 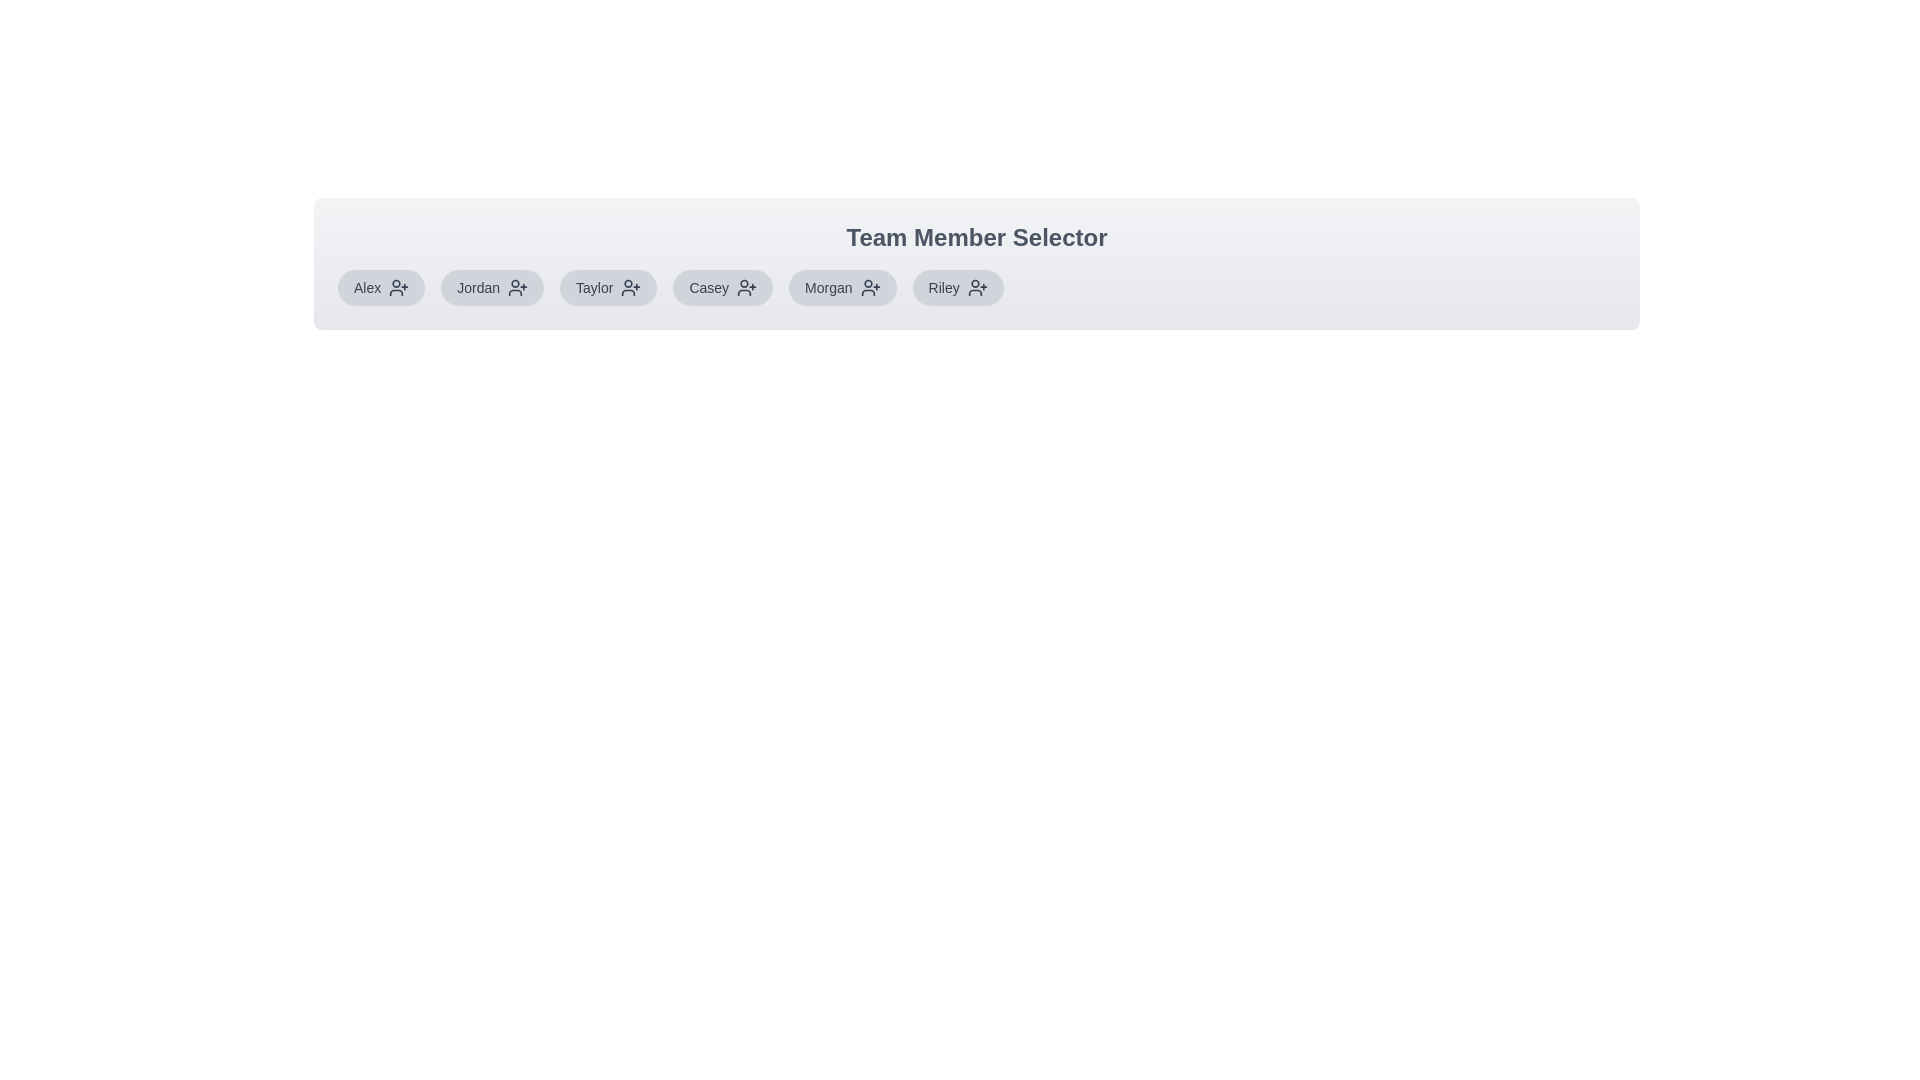 I want to click on the team member Taylor, so click(x=607, y=288).